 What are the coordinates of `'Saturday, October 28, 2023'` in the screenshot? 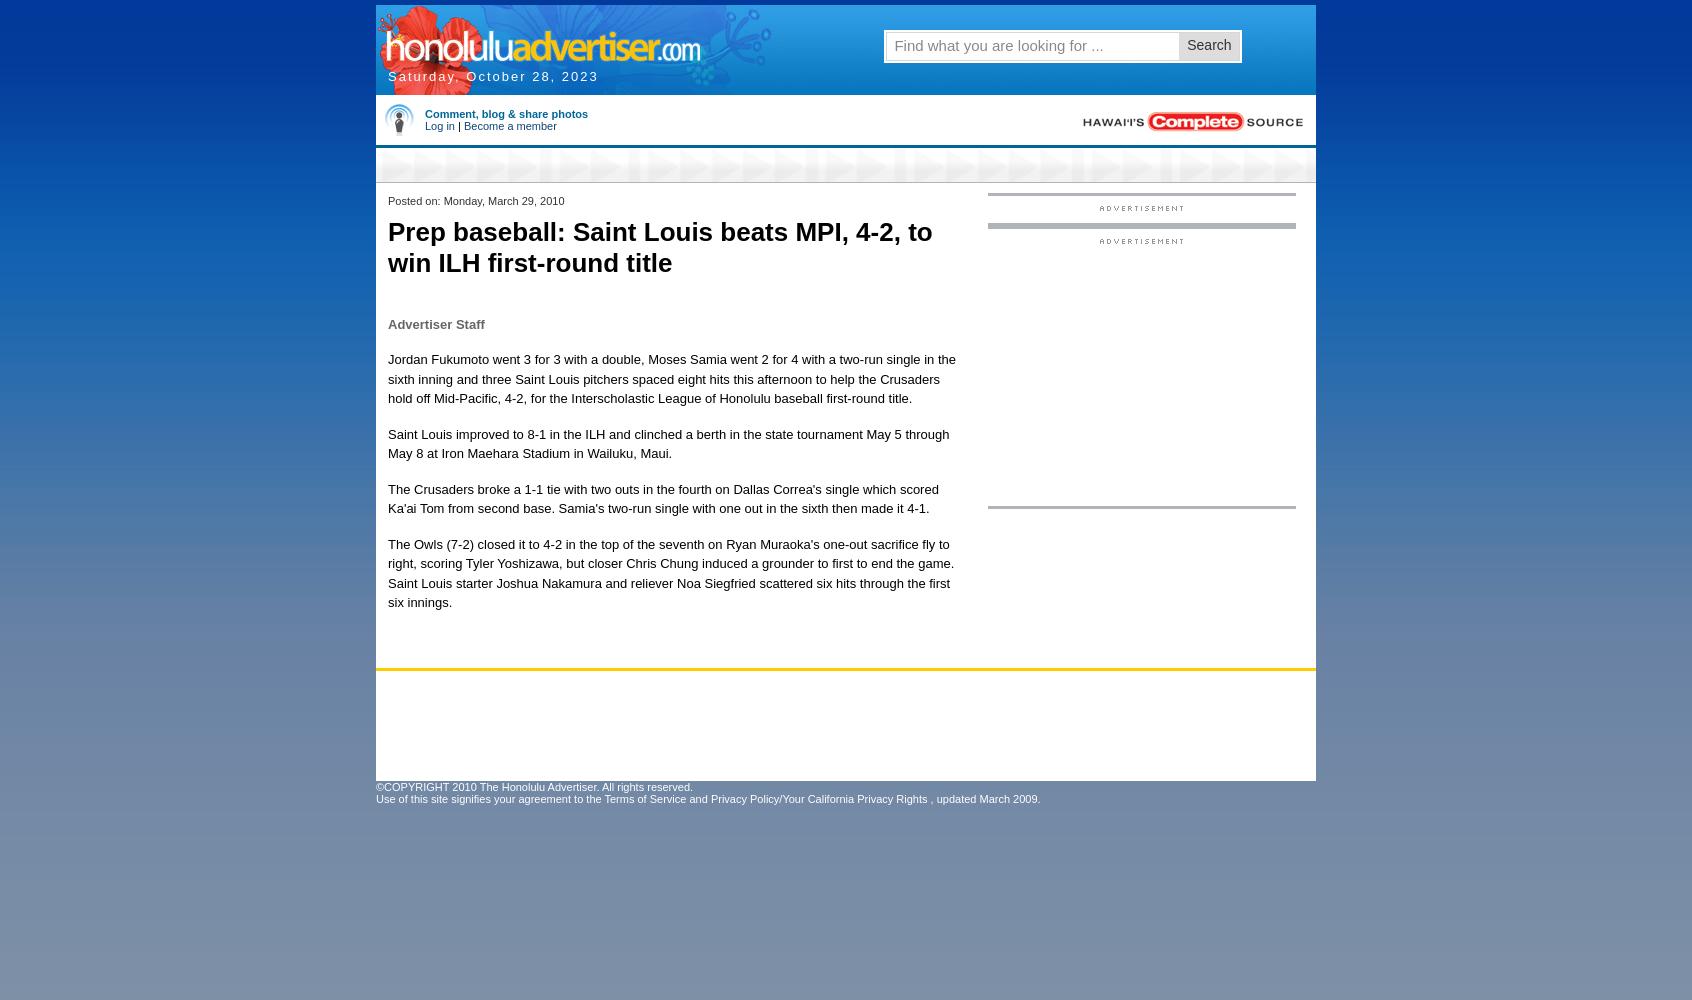 It's located at (387, 75).